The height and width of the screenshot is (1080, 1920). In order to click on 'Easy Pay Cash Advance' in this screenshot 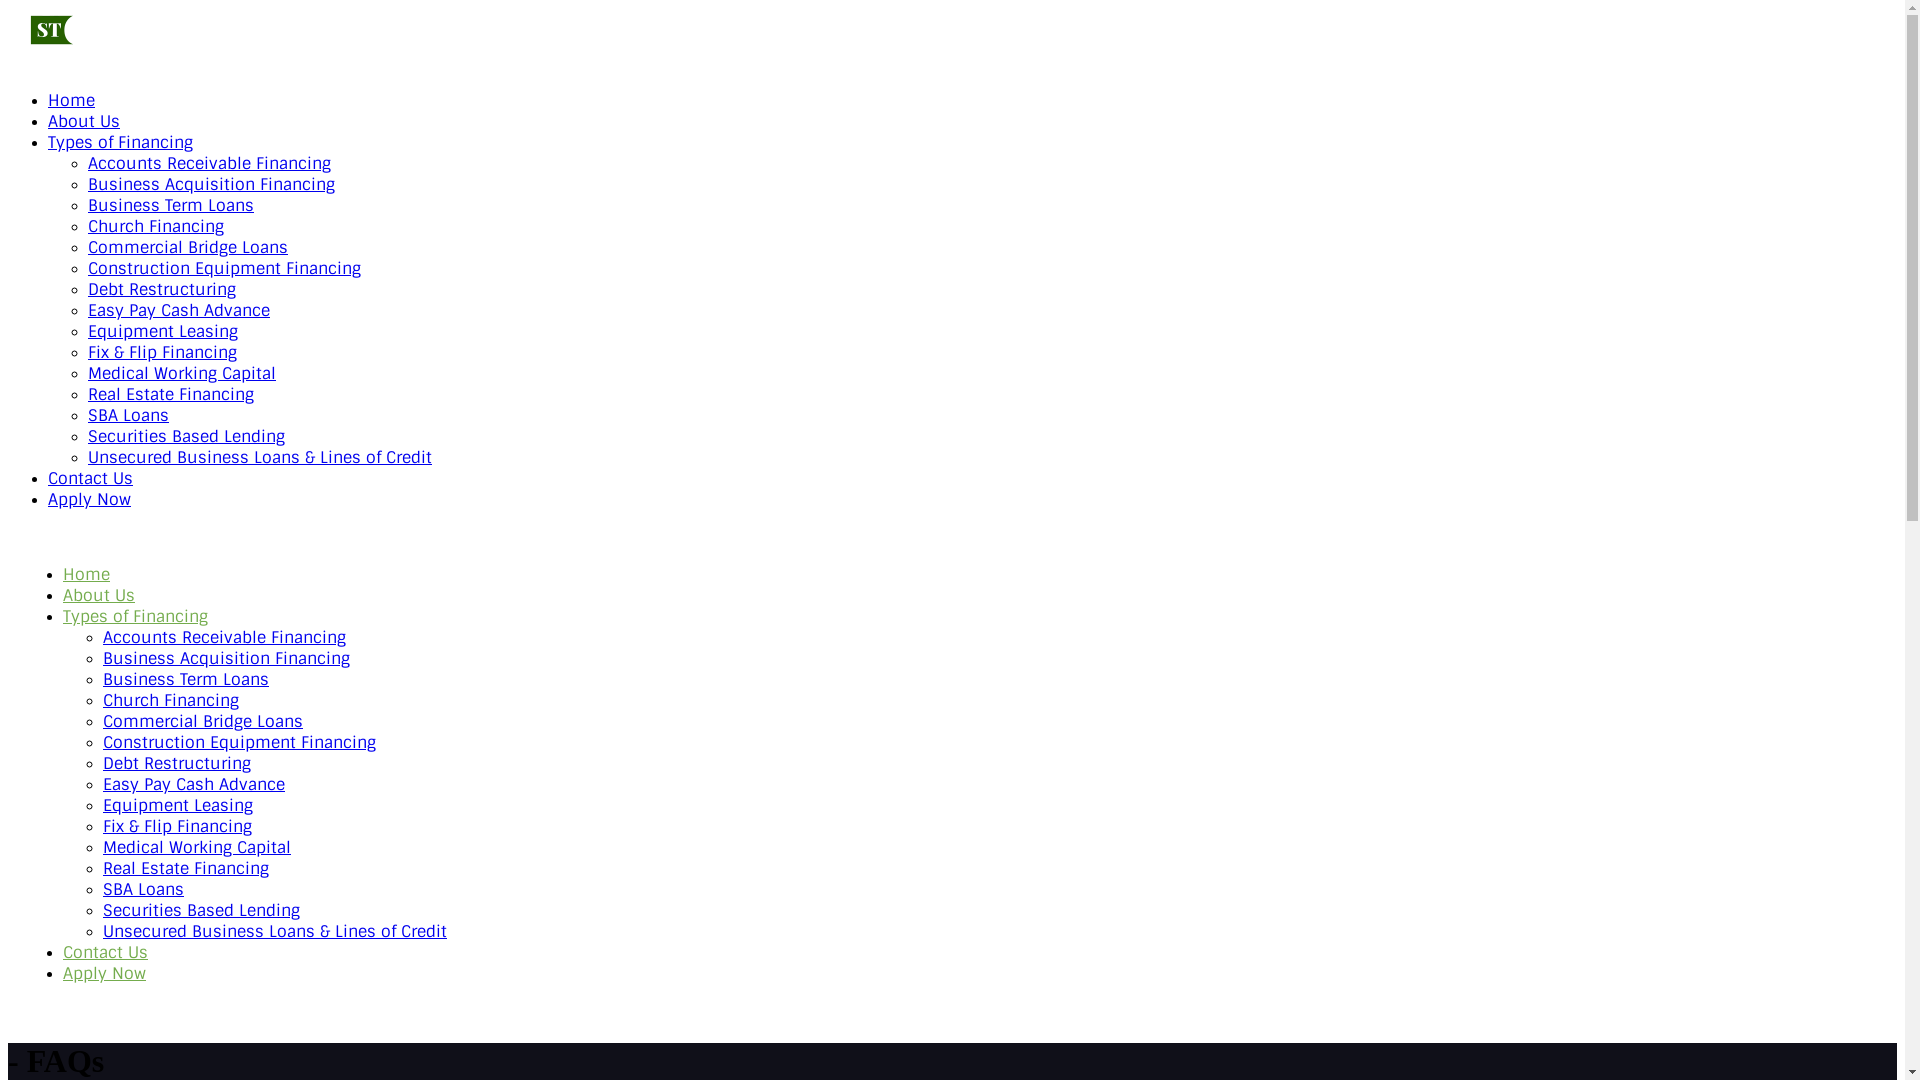, I will do `click(178, 310)`.